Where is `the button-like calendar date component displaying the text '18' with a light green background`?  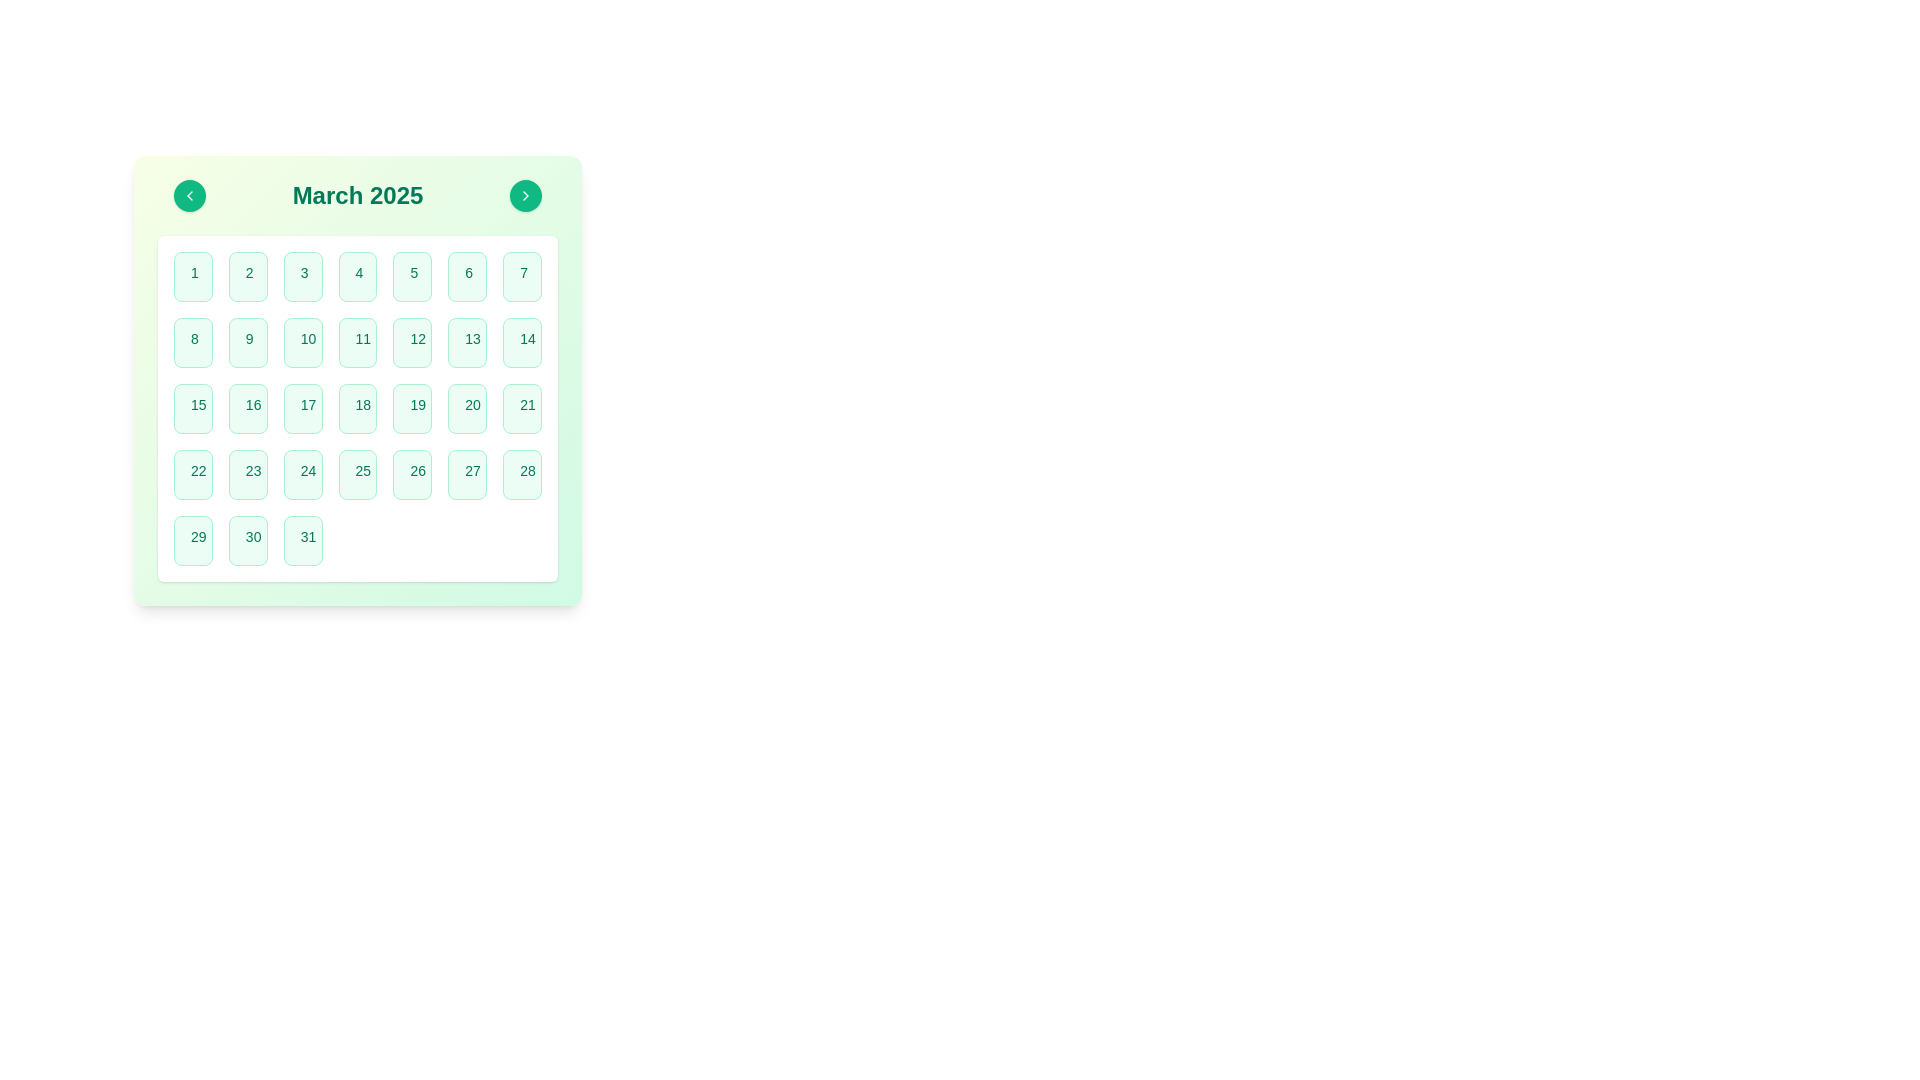 the button-like calendar date component displaying the text '18' with a light green background is located at coordinates (358, 407).